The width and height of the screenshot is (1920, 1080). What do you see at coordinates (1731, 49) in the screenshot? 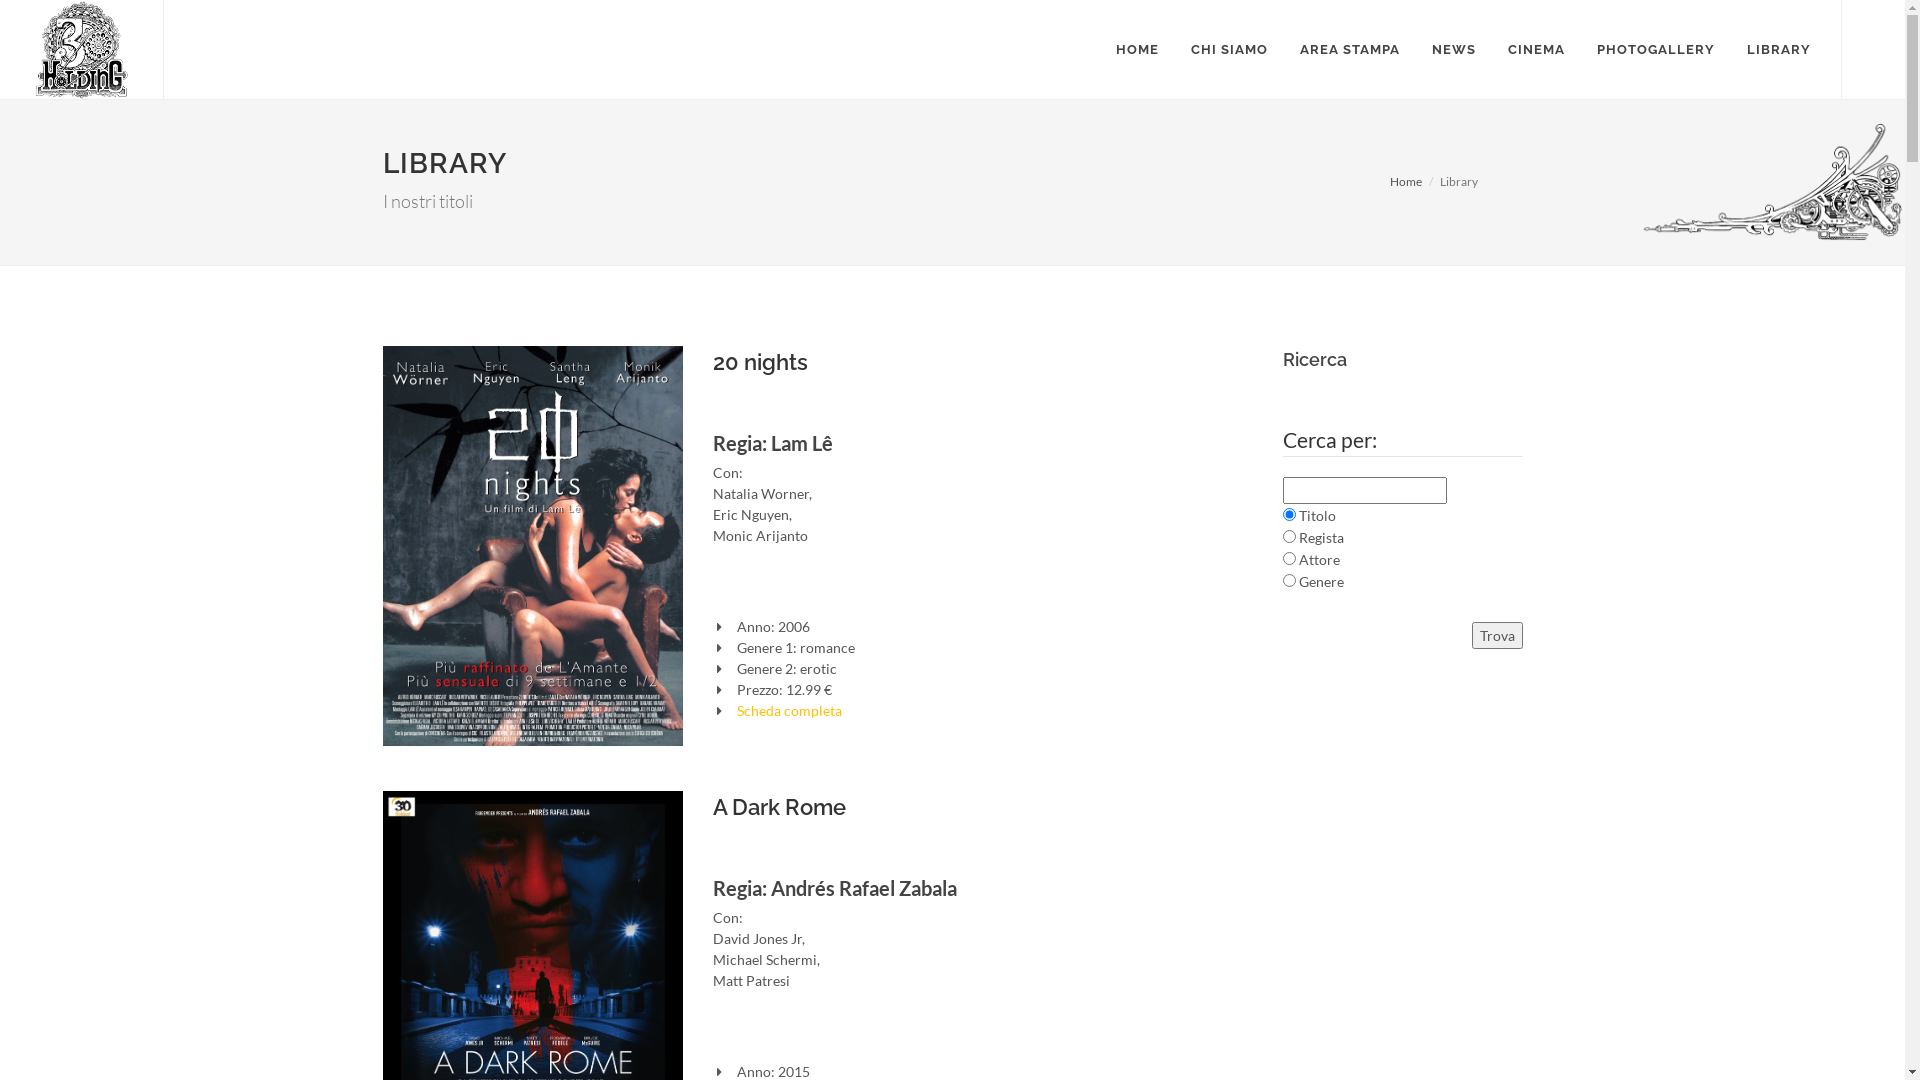
I see `'LIBRARY'` at bounding box center [1731, 49].